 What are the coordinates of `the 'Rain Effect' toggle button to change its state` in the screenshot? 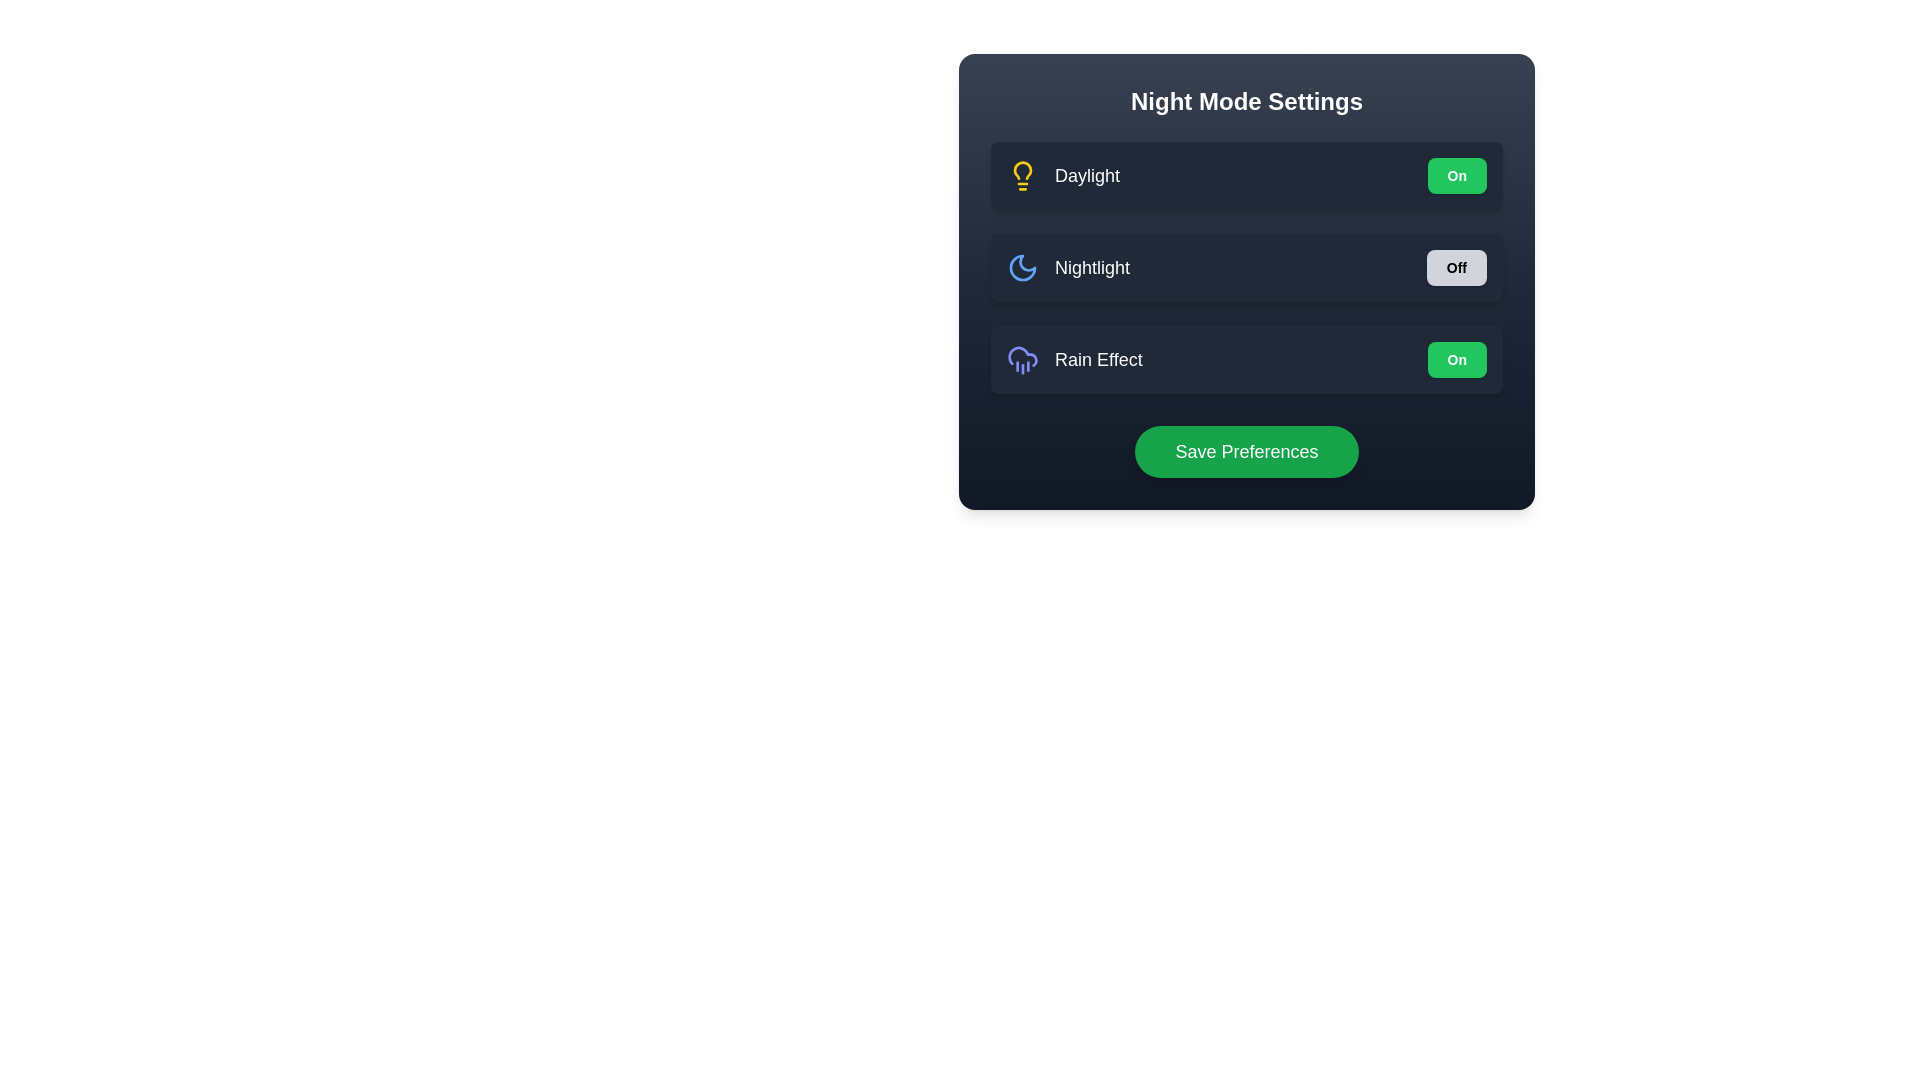 It's located at (1457, 358).